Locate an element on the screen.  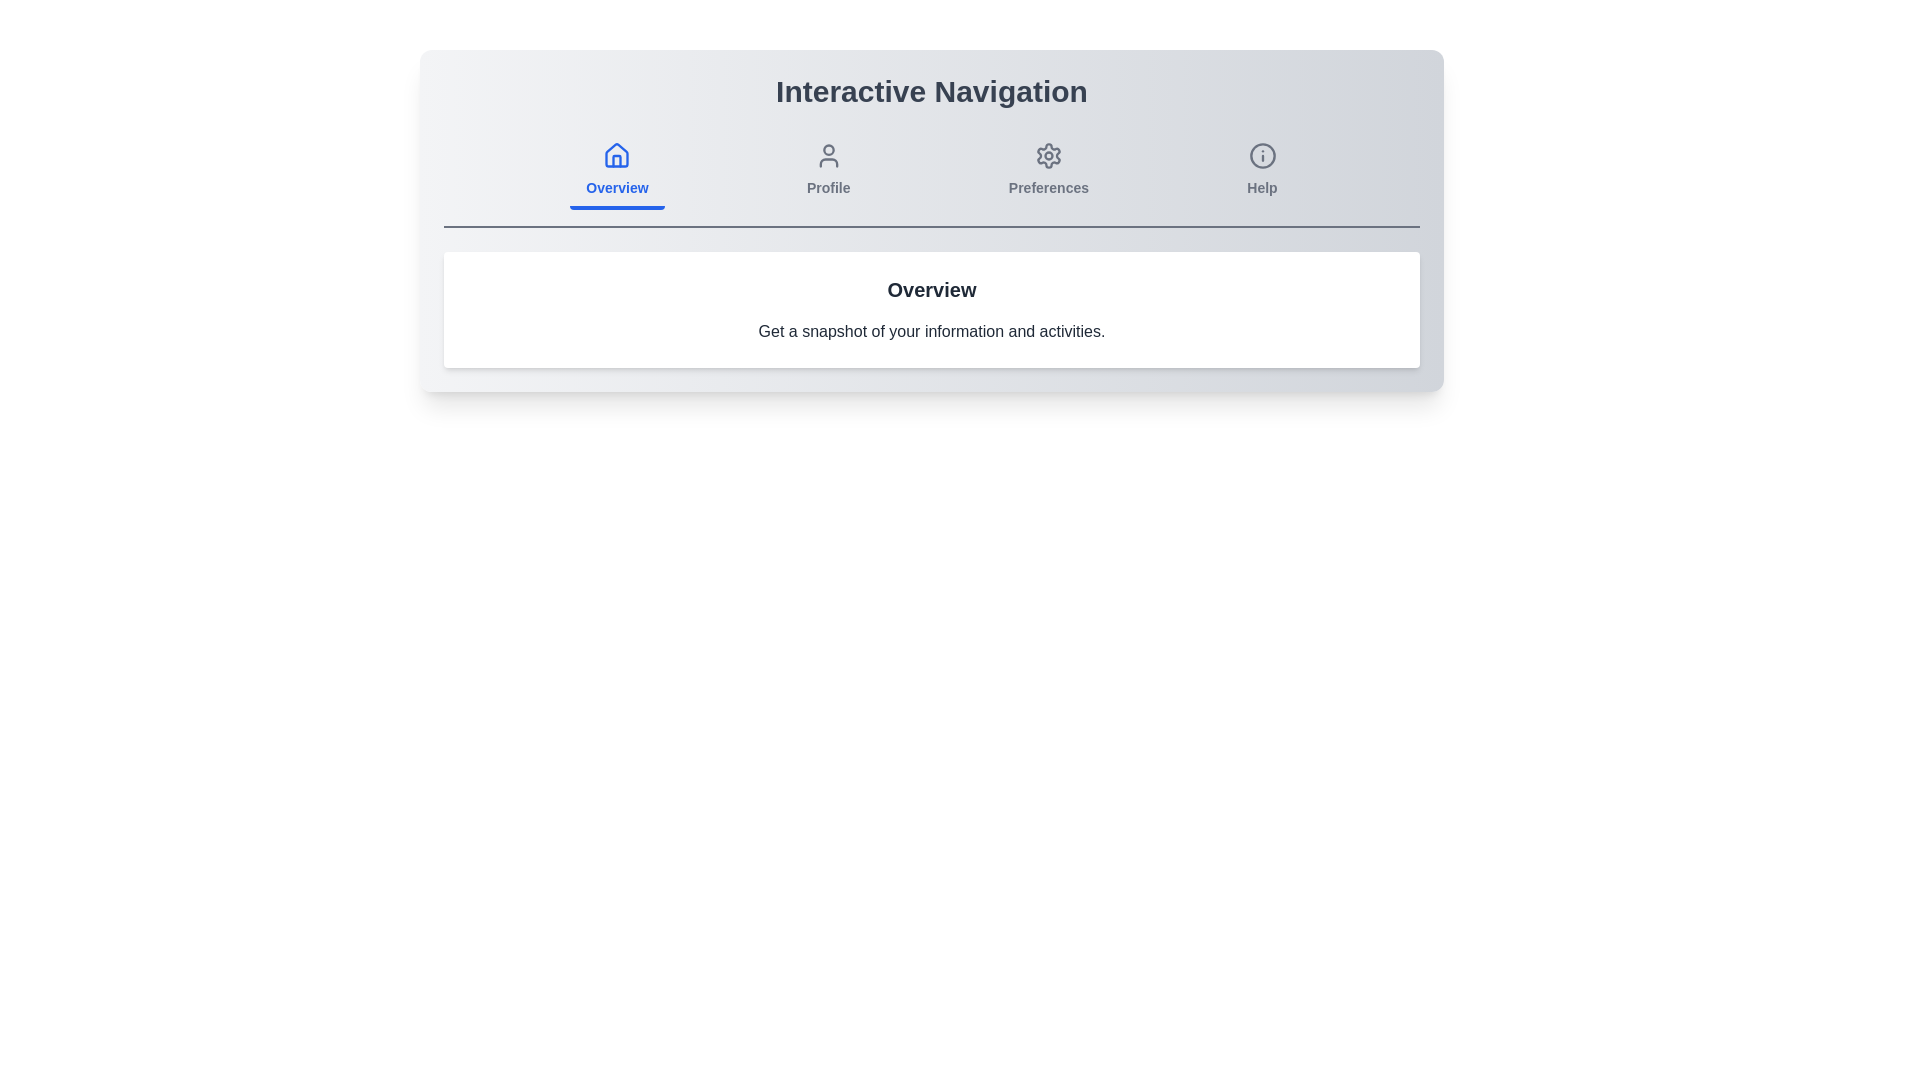
the tab labeled Overview is located at coordinates (616, 171).